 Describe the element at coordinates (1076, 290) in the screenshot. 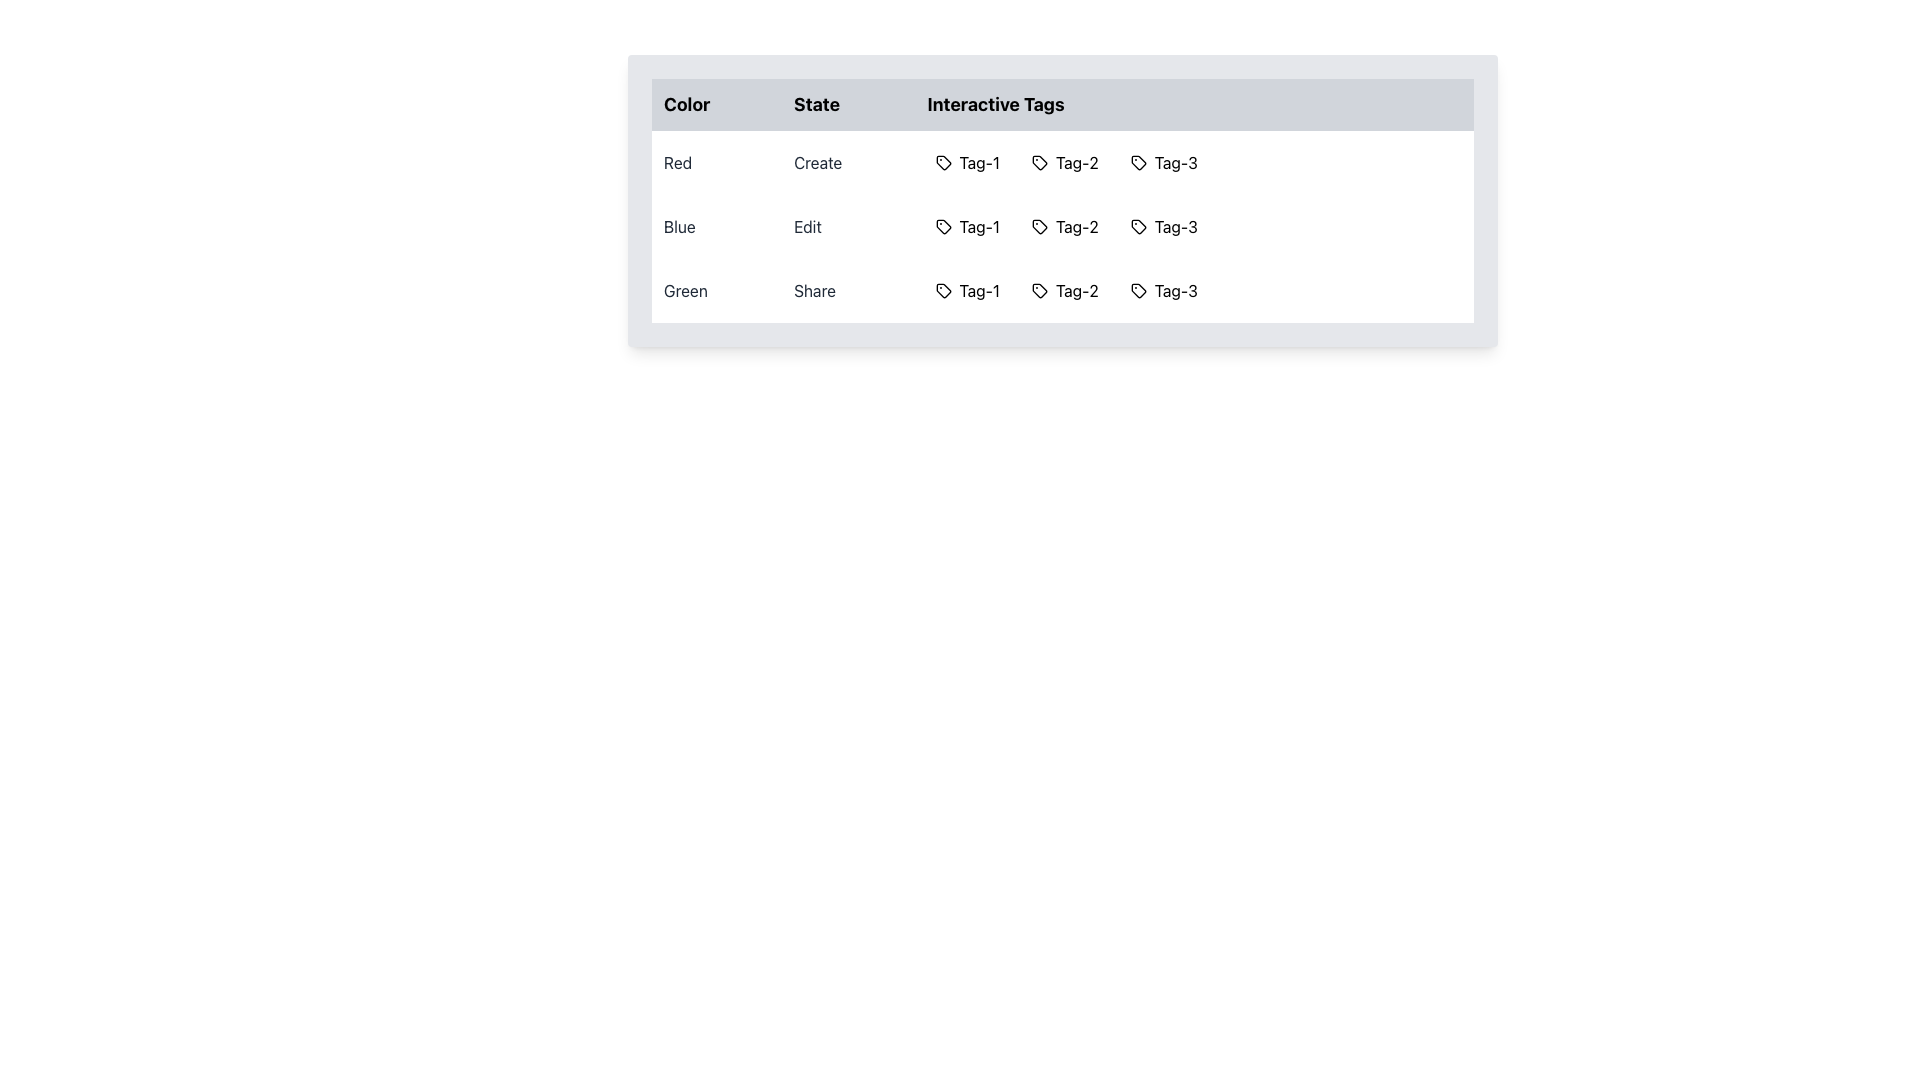

I see `the second interactive tag in the third row of the table under the 'Interactive Tags' column, which categorizes data` at that location.